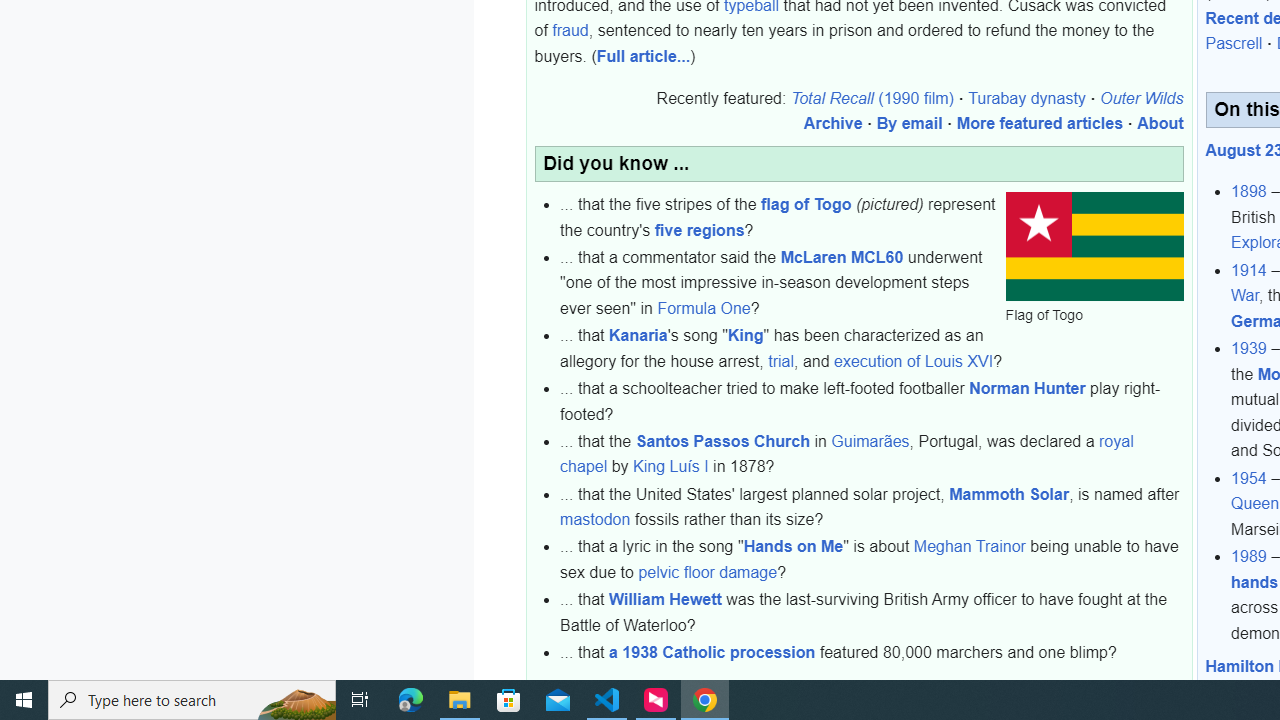 This screenshot has height=720, width=1280. Describe the element at coordinates (841, 255) in the screenshot. I see `'McLaren MCL60'` at that location.